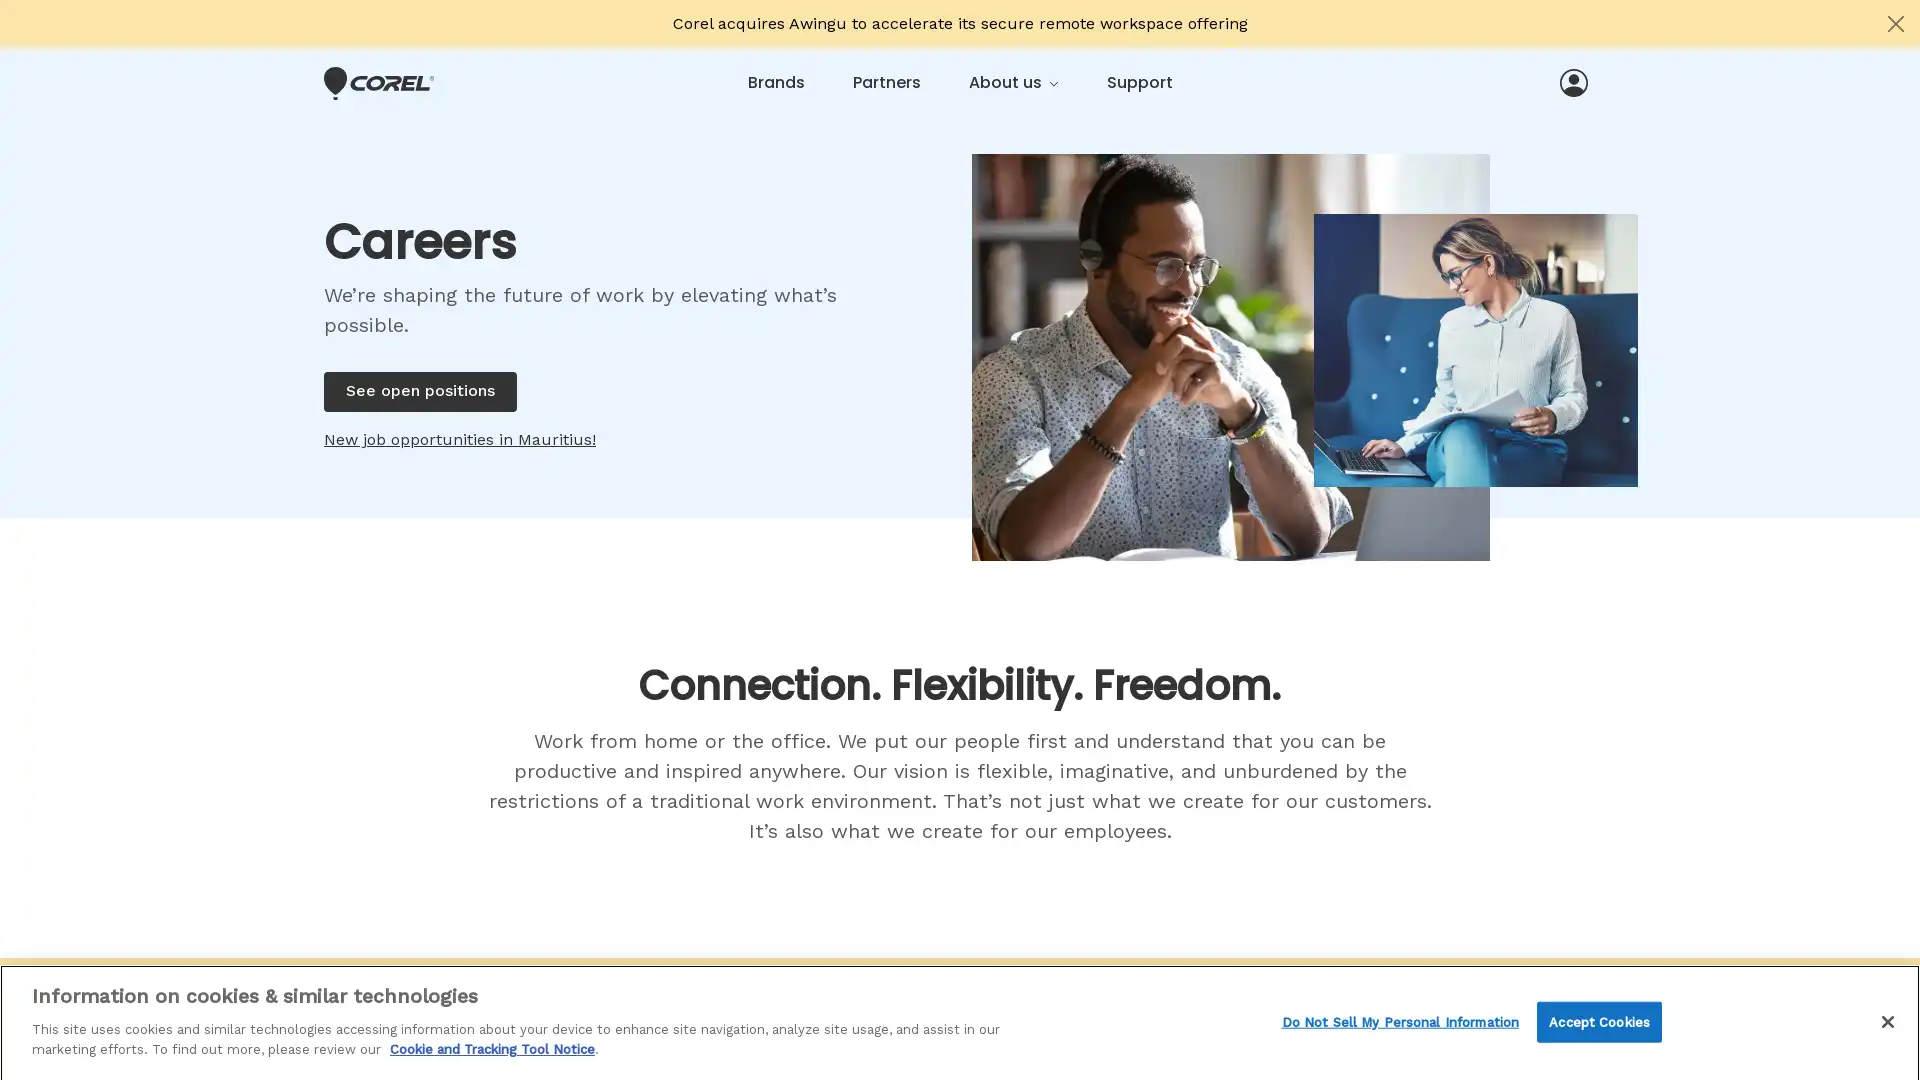 The image size is (1920, 1080). Describe the element at coordinates (1886, 1018) in the screenshot. I see `Close` at that location.